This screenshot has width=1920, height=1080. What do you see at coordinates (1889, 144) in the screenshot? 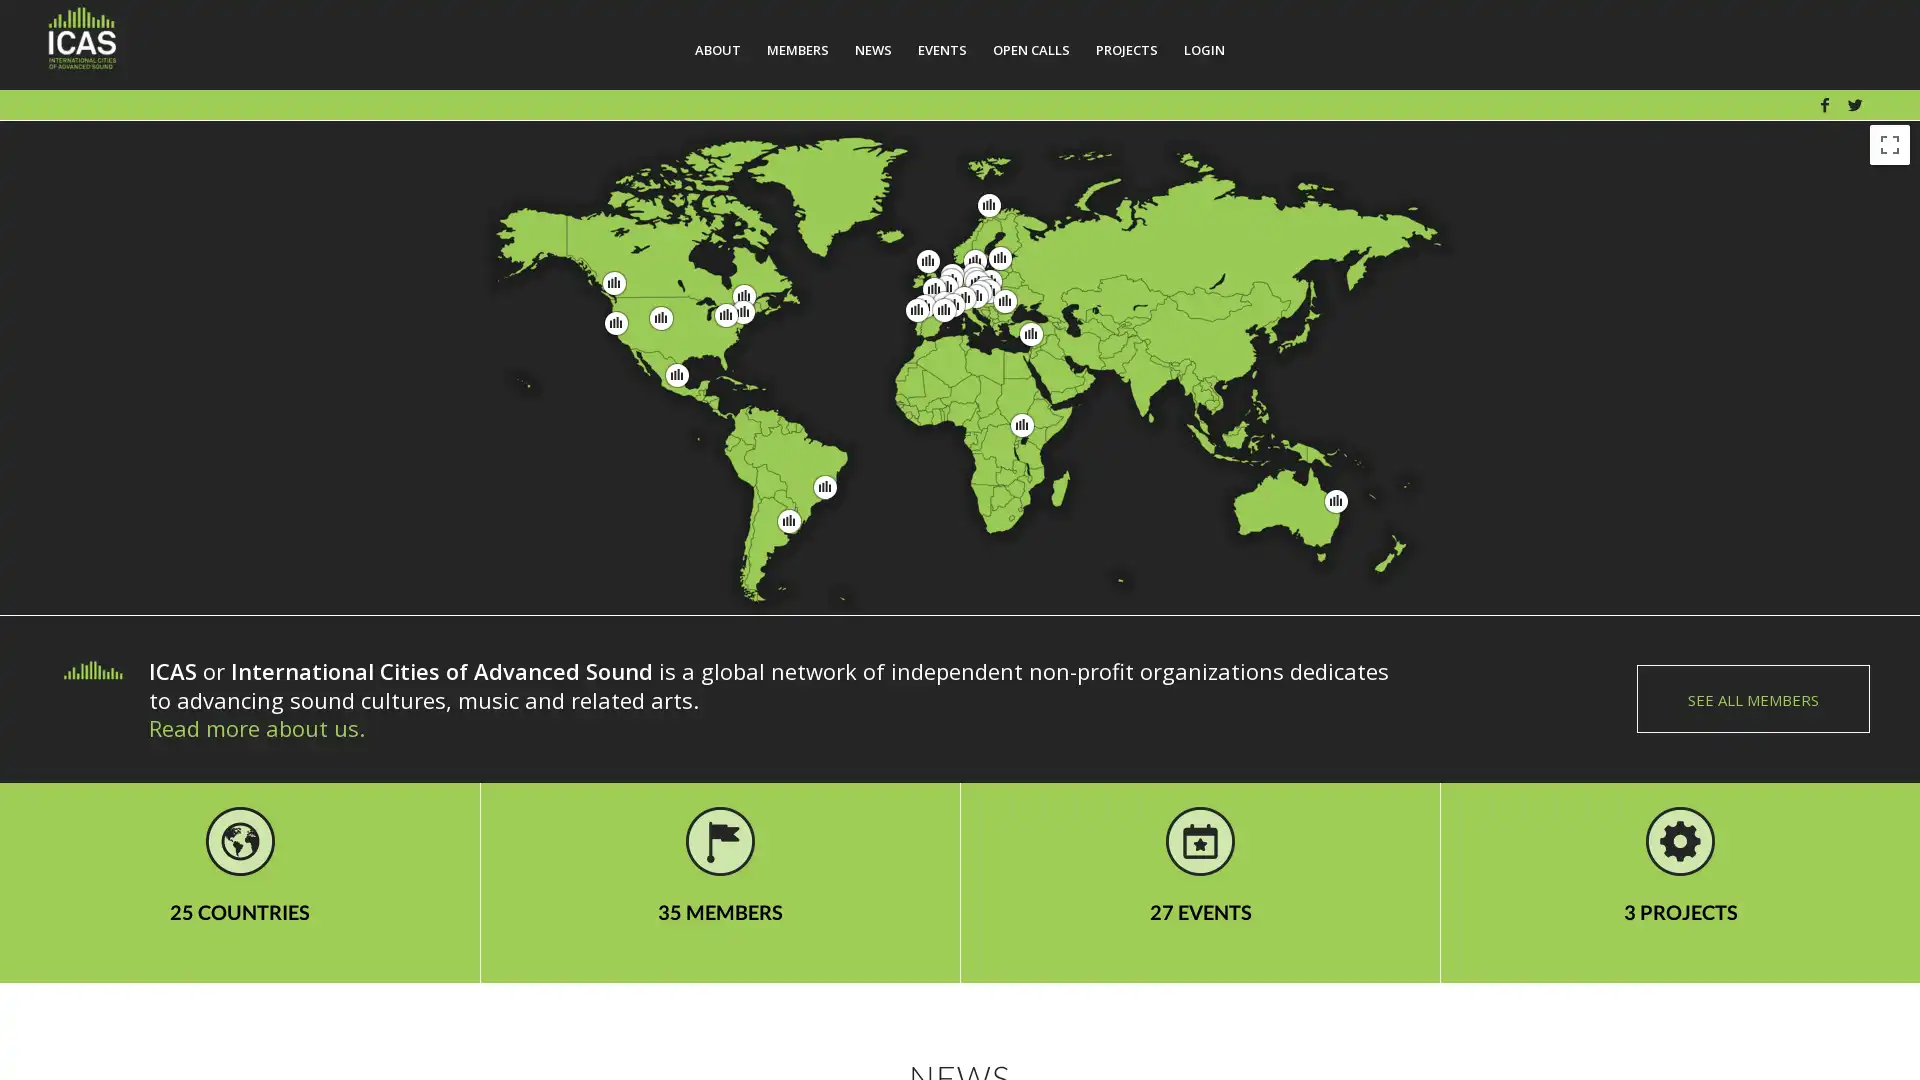
I see `Toggle fullscreen view` at bounding box center [1889, 144].